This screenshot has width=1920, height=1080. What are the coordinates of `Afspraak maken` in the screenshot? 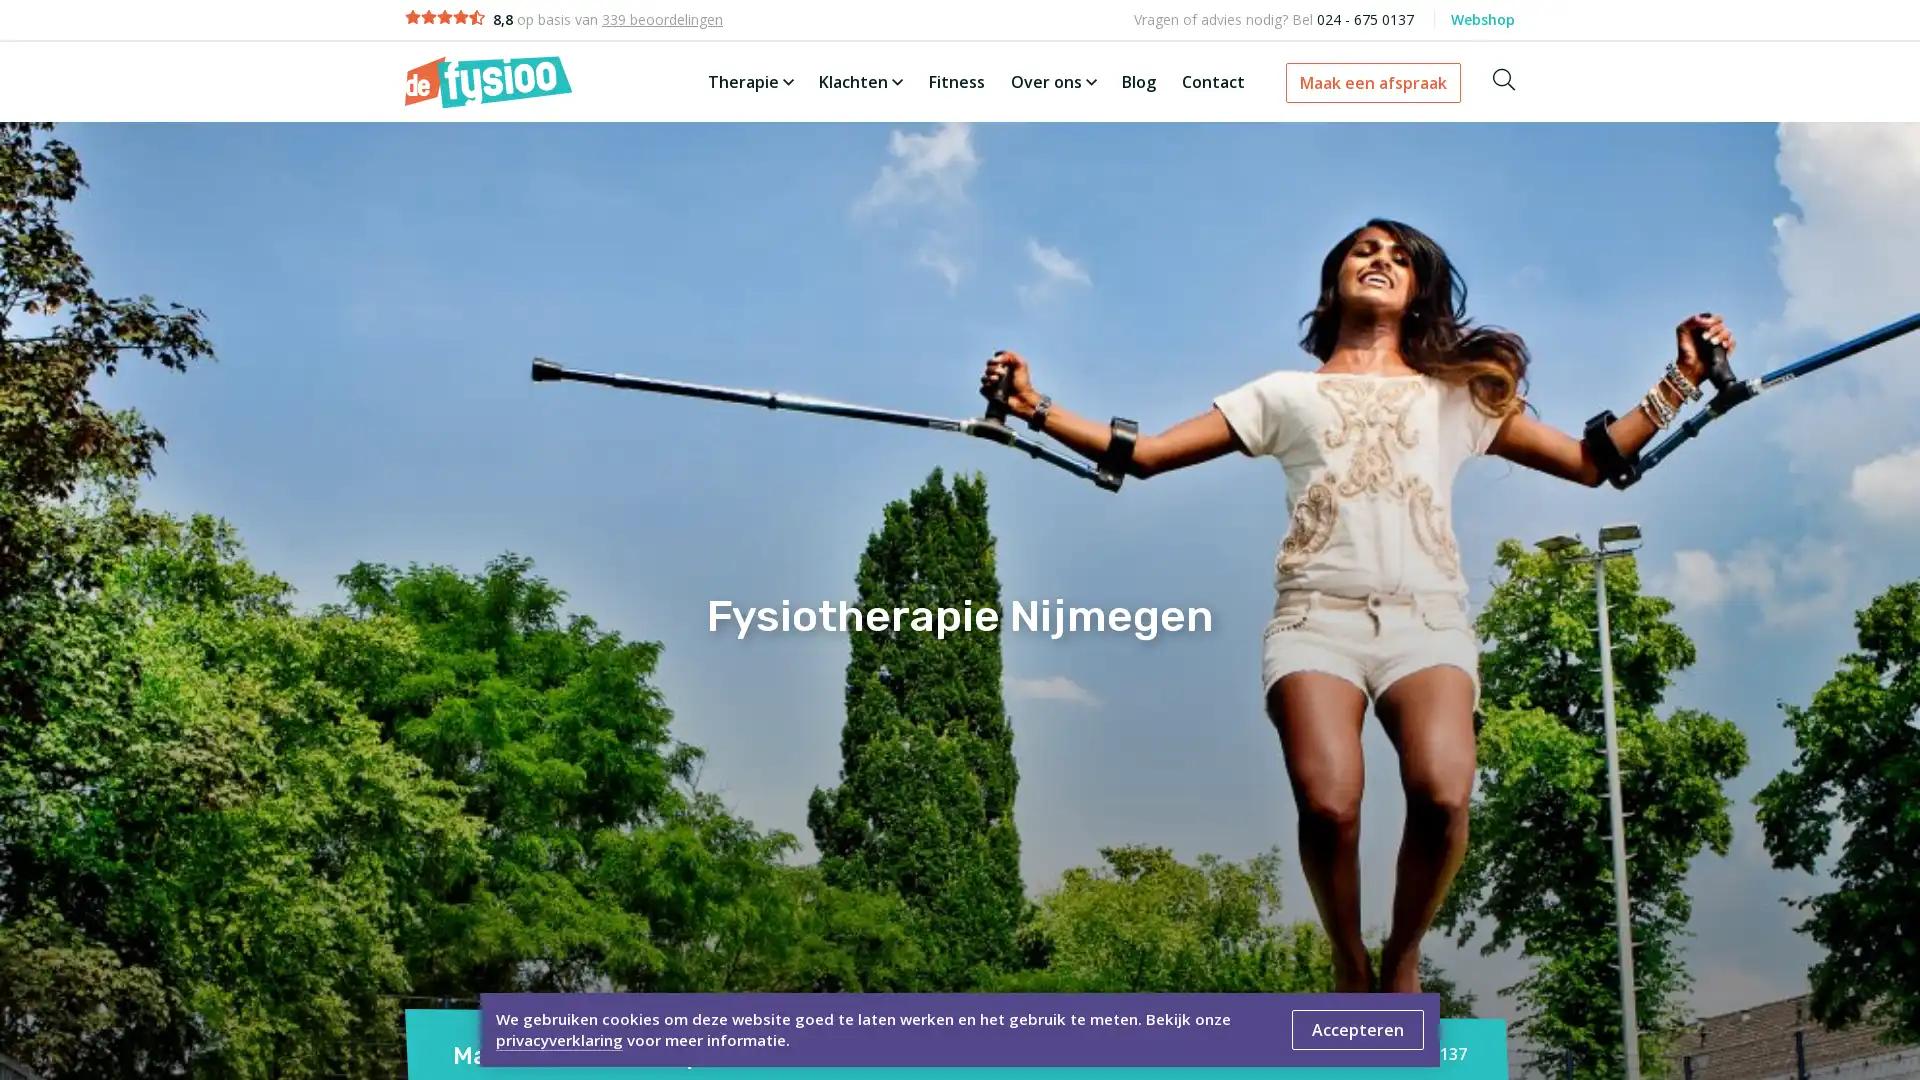 It's located at (1373, 794).